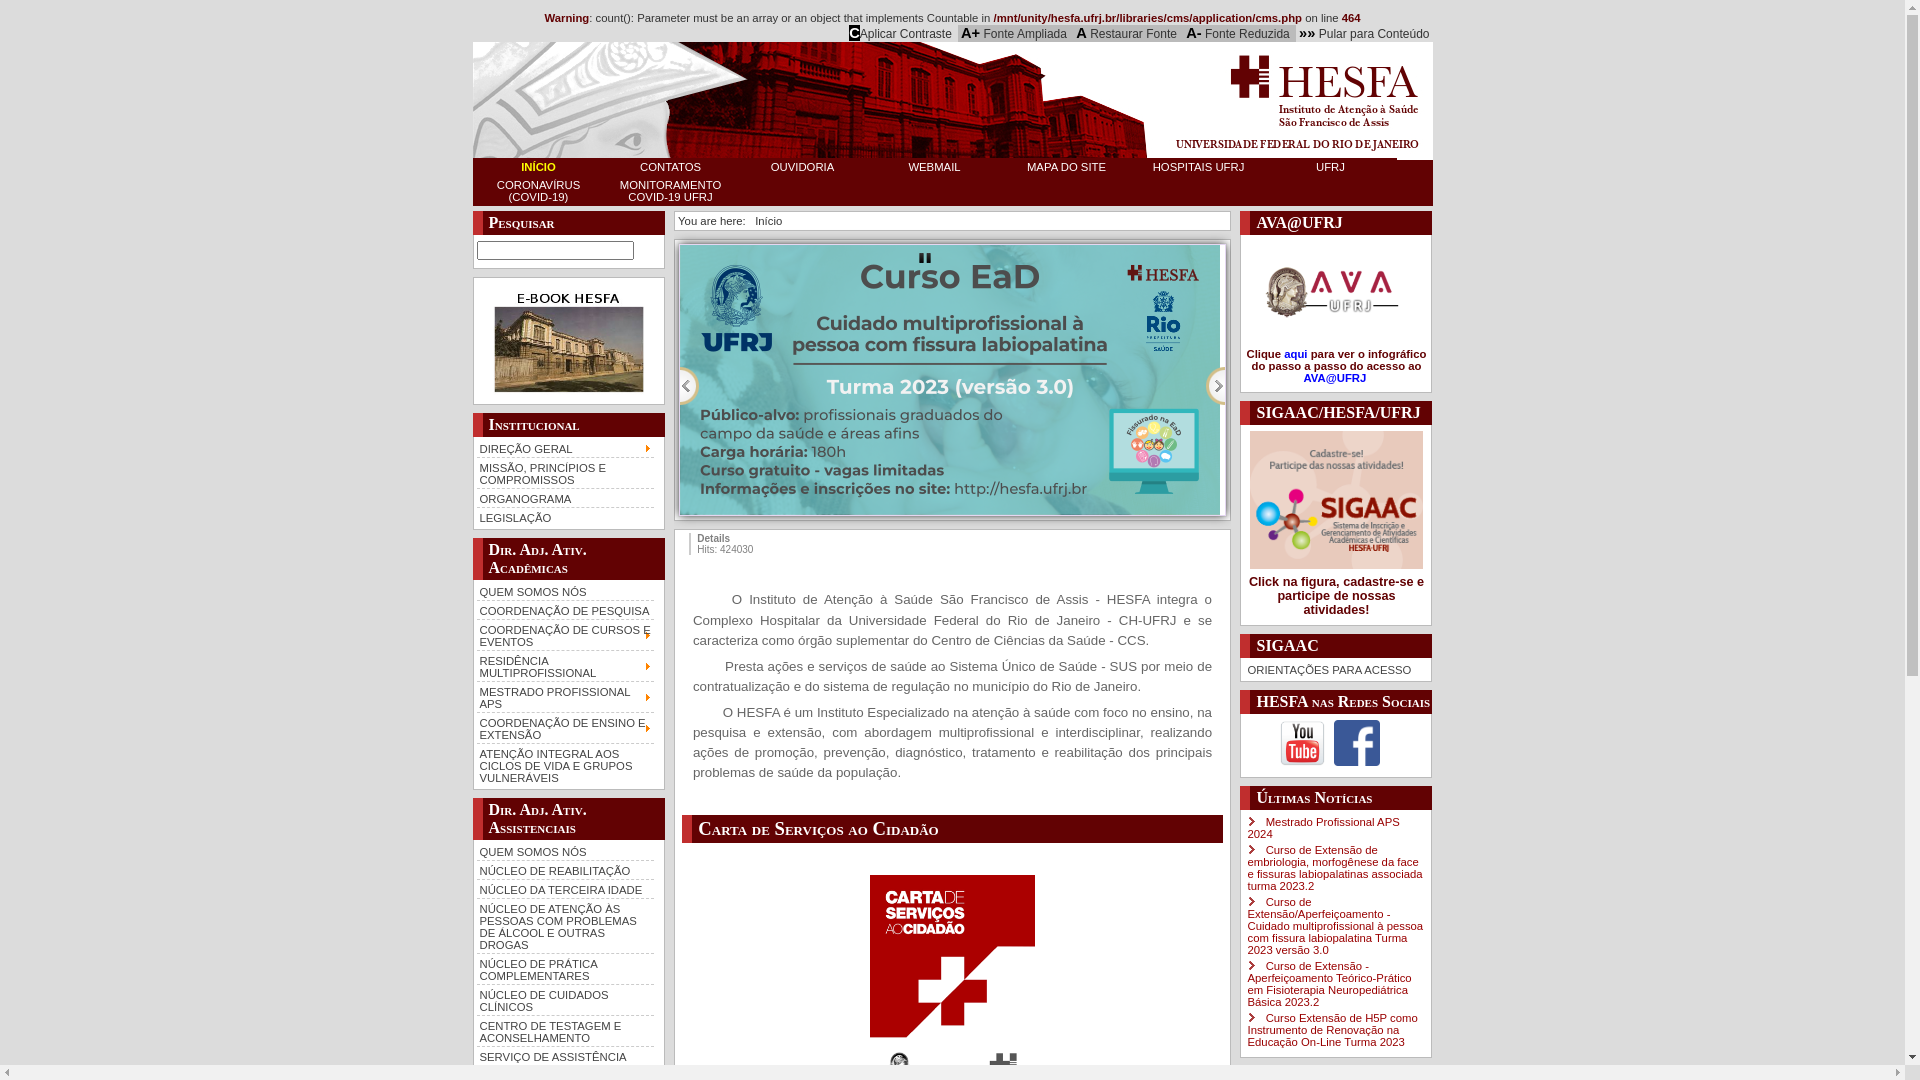 Image resolution: width=1920 pixels, height=1080 pixels. What do you see at coordinates (564, 496) in the screenshot?
I see `'ORGANOGRAMA'` at bounding box center [564, 496].